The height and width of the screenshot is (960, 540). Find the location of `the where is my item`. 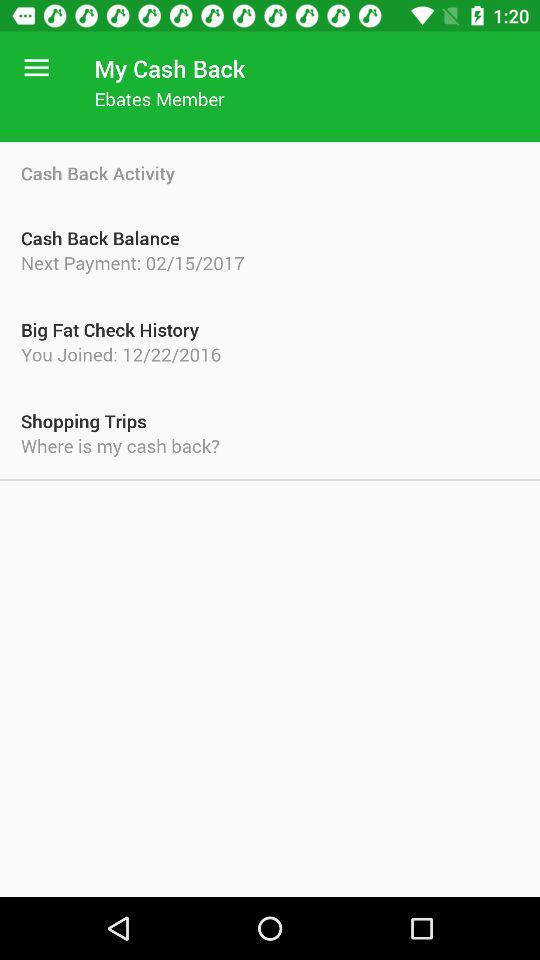

the where is my item is located at coordinates (270, 445).